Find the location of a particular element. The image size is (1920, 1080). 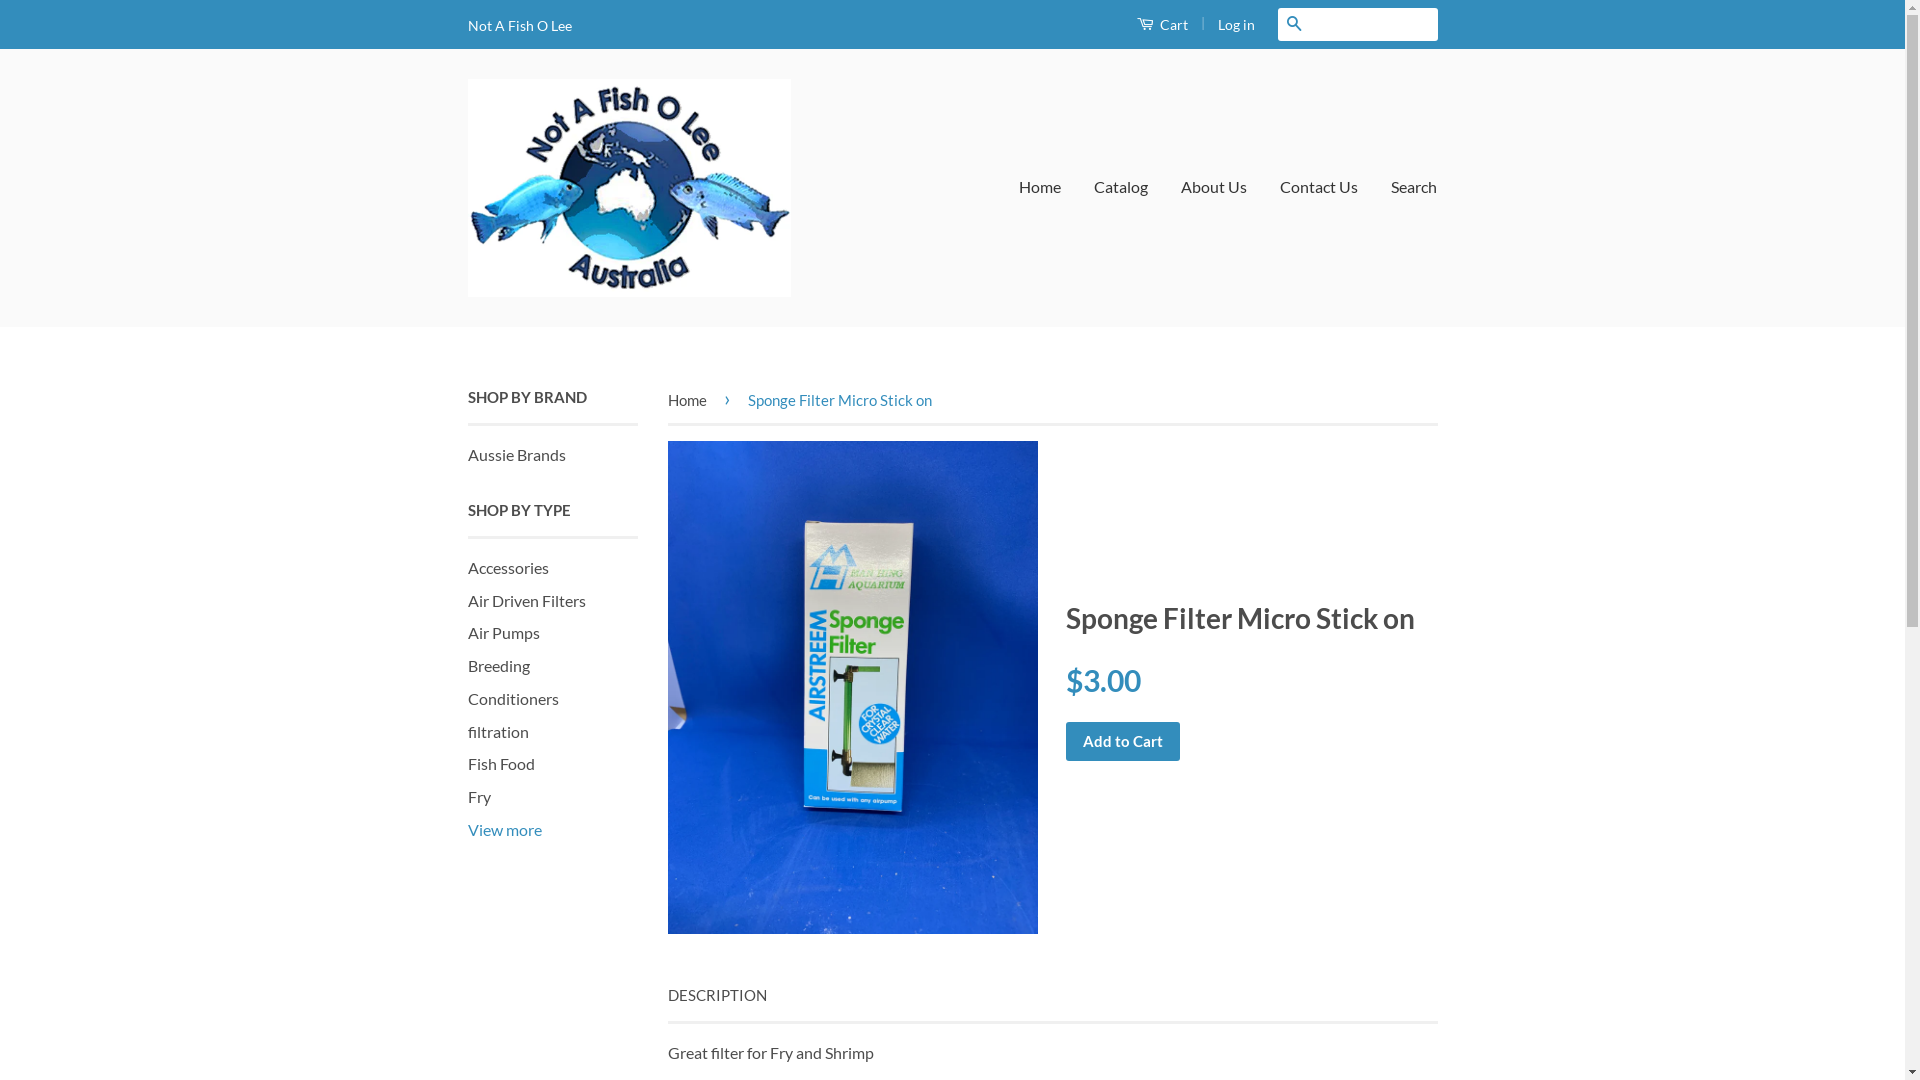

'Accessories' is located at coordinates (508, 567).